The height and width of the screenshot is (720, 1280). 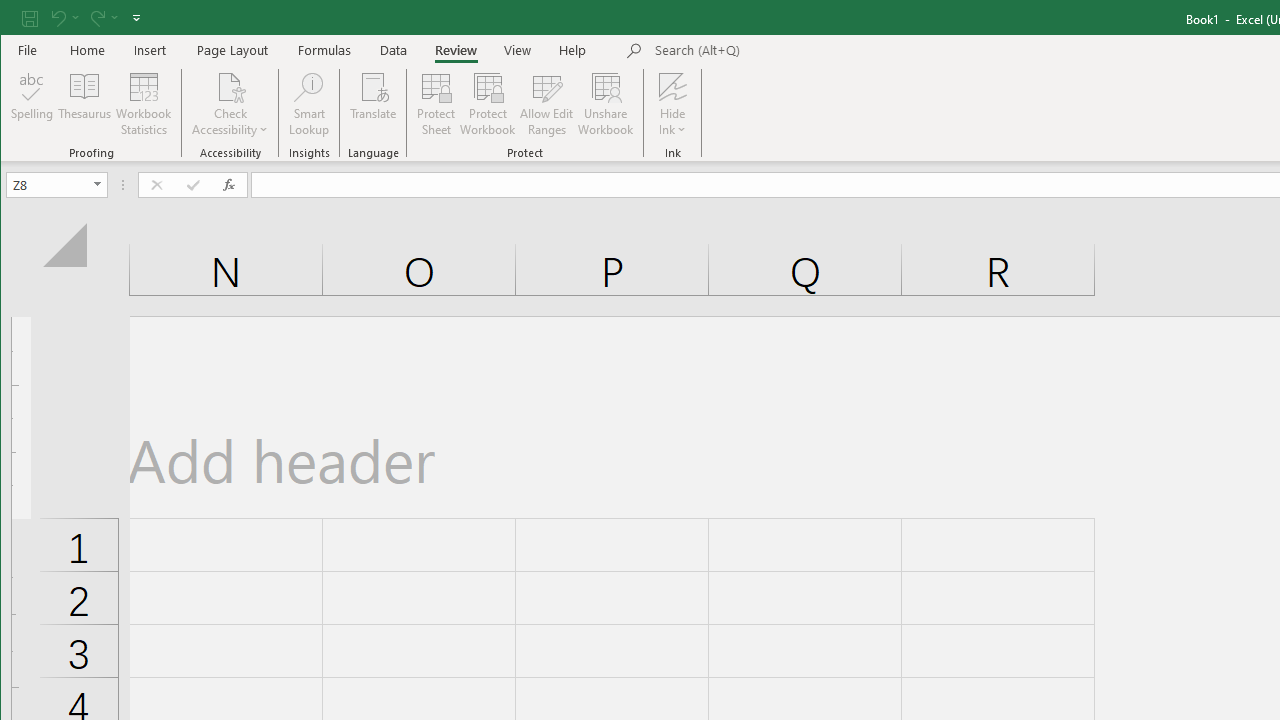 What do you see at coordinates (308, 104) in the screenshot?
I see `'Smart Lookup'` at bounding box center [308, 104].